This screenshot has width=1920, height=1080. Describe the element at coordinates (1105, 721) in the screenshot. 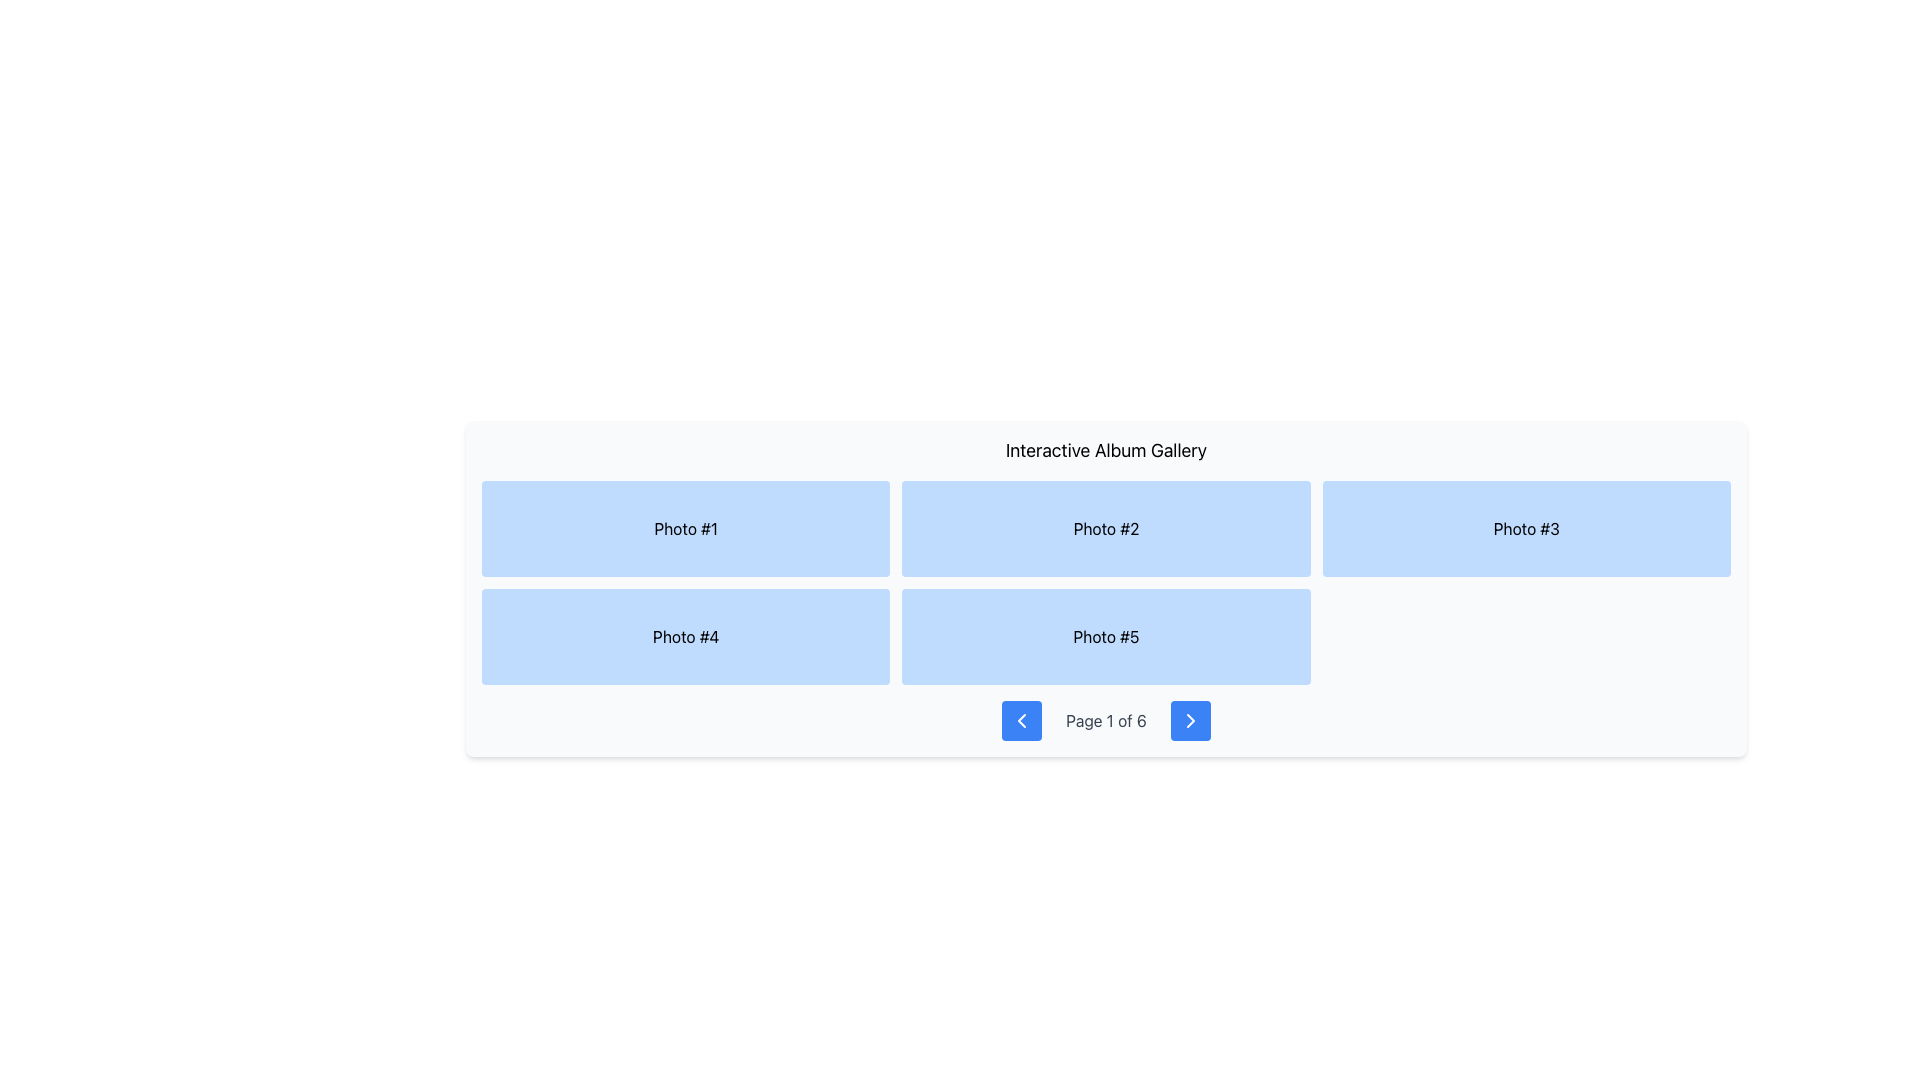

I see `the text element displaying 'Page 1 of 6', which is styled in gray and located between the left and right arrow buttons below the photo gallery` at that location.